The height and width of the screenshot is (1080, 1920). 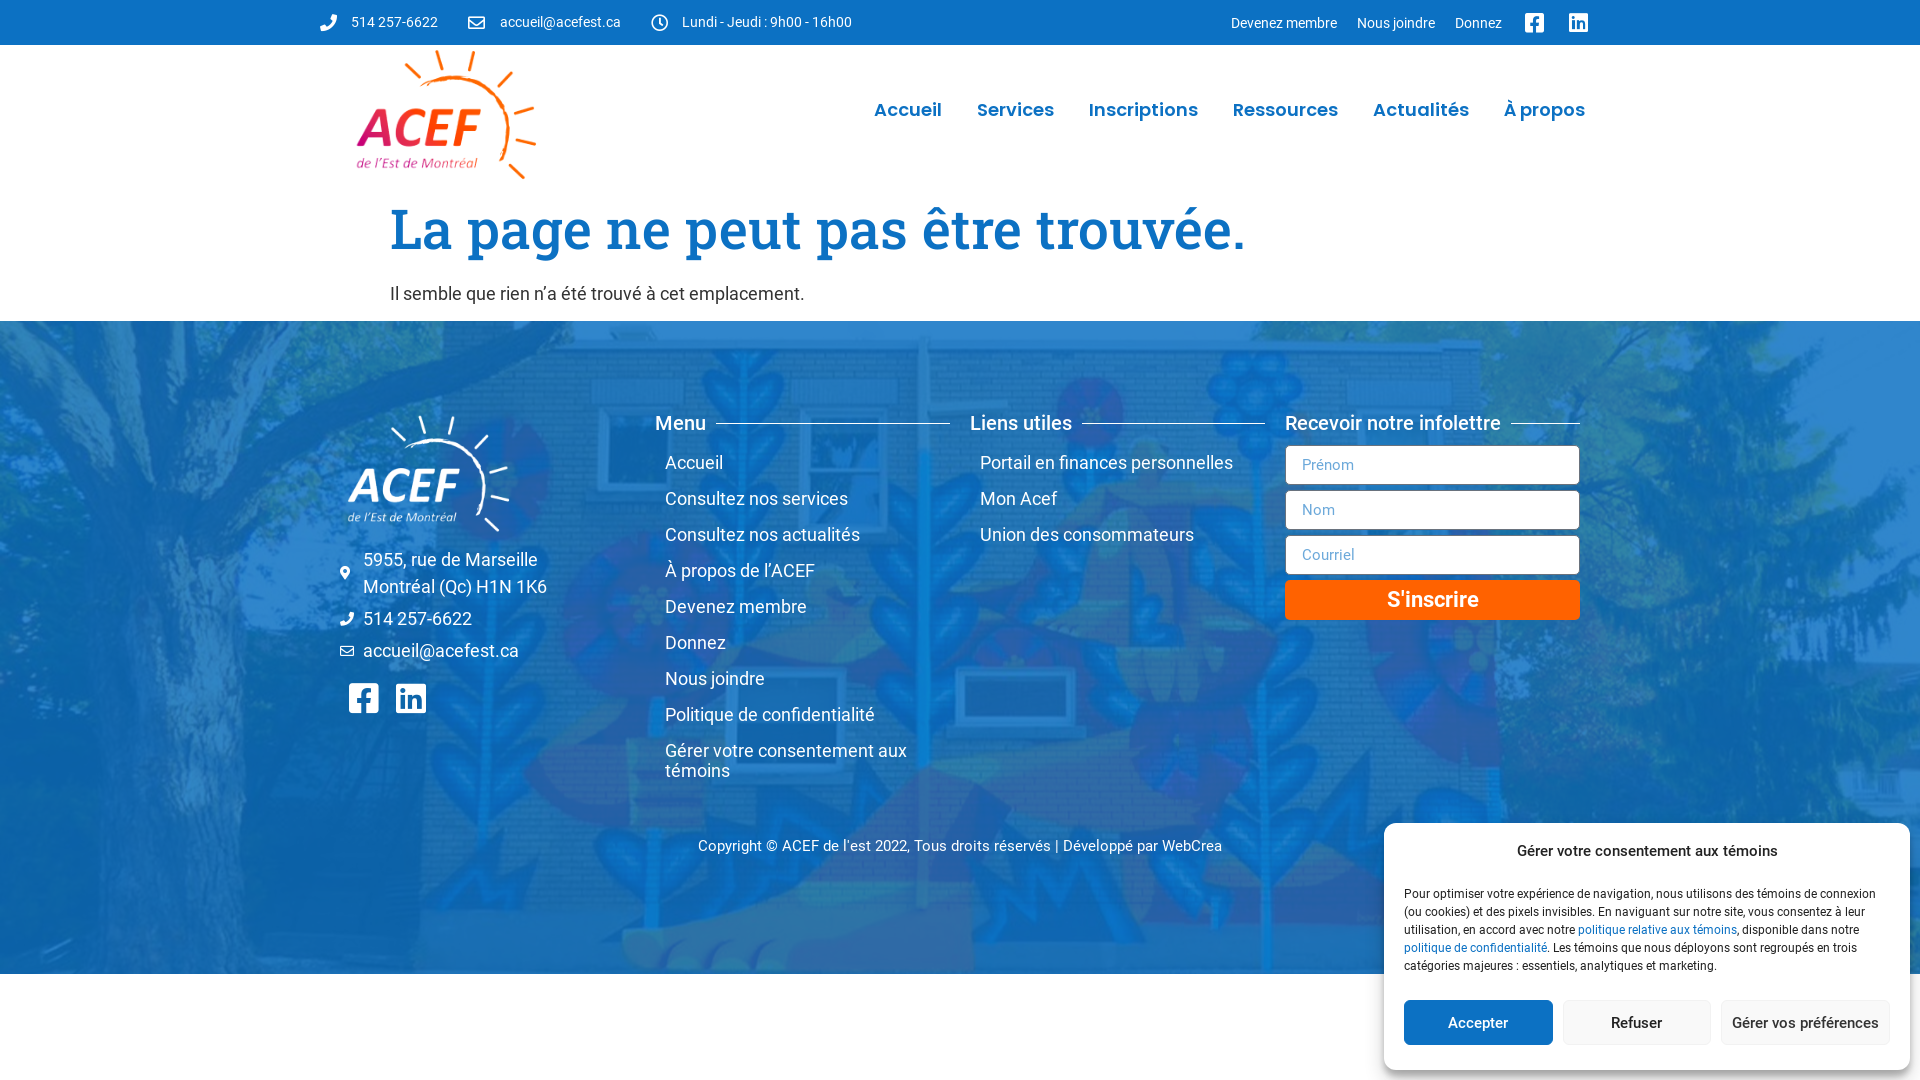 What do you see at coordinates (1285, 110) in the screenshot?
I see `'Ressources'` at bounding box center [1285, 110].